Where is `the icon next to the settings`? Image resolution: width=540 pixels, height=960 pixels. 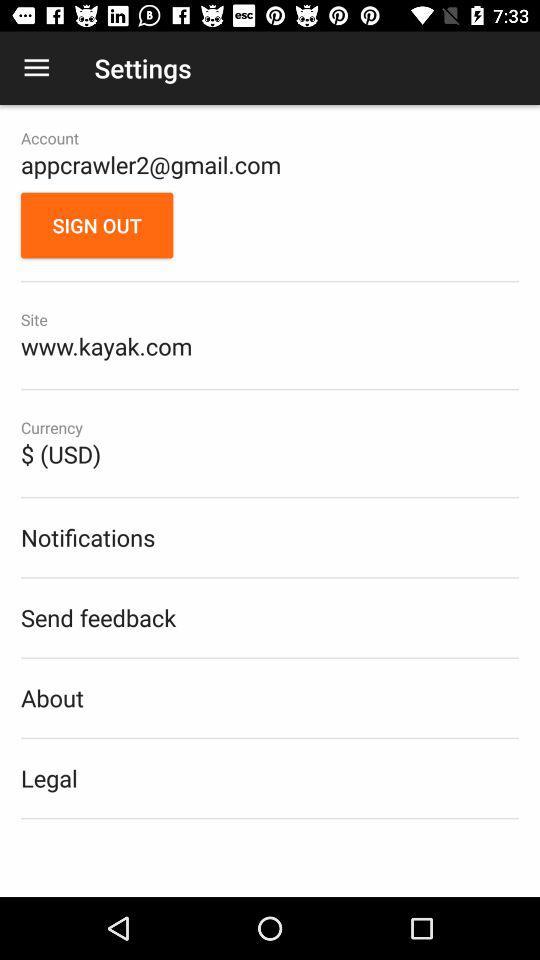
the icon next to the settings is located at coordinates (36, 68).